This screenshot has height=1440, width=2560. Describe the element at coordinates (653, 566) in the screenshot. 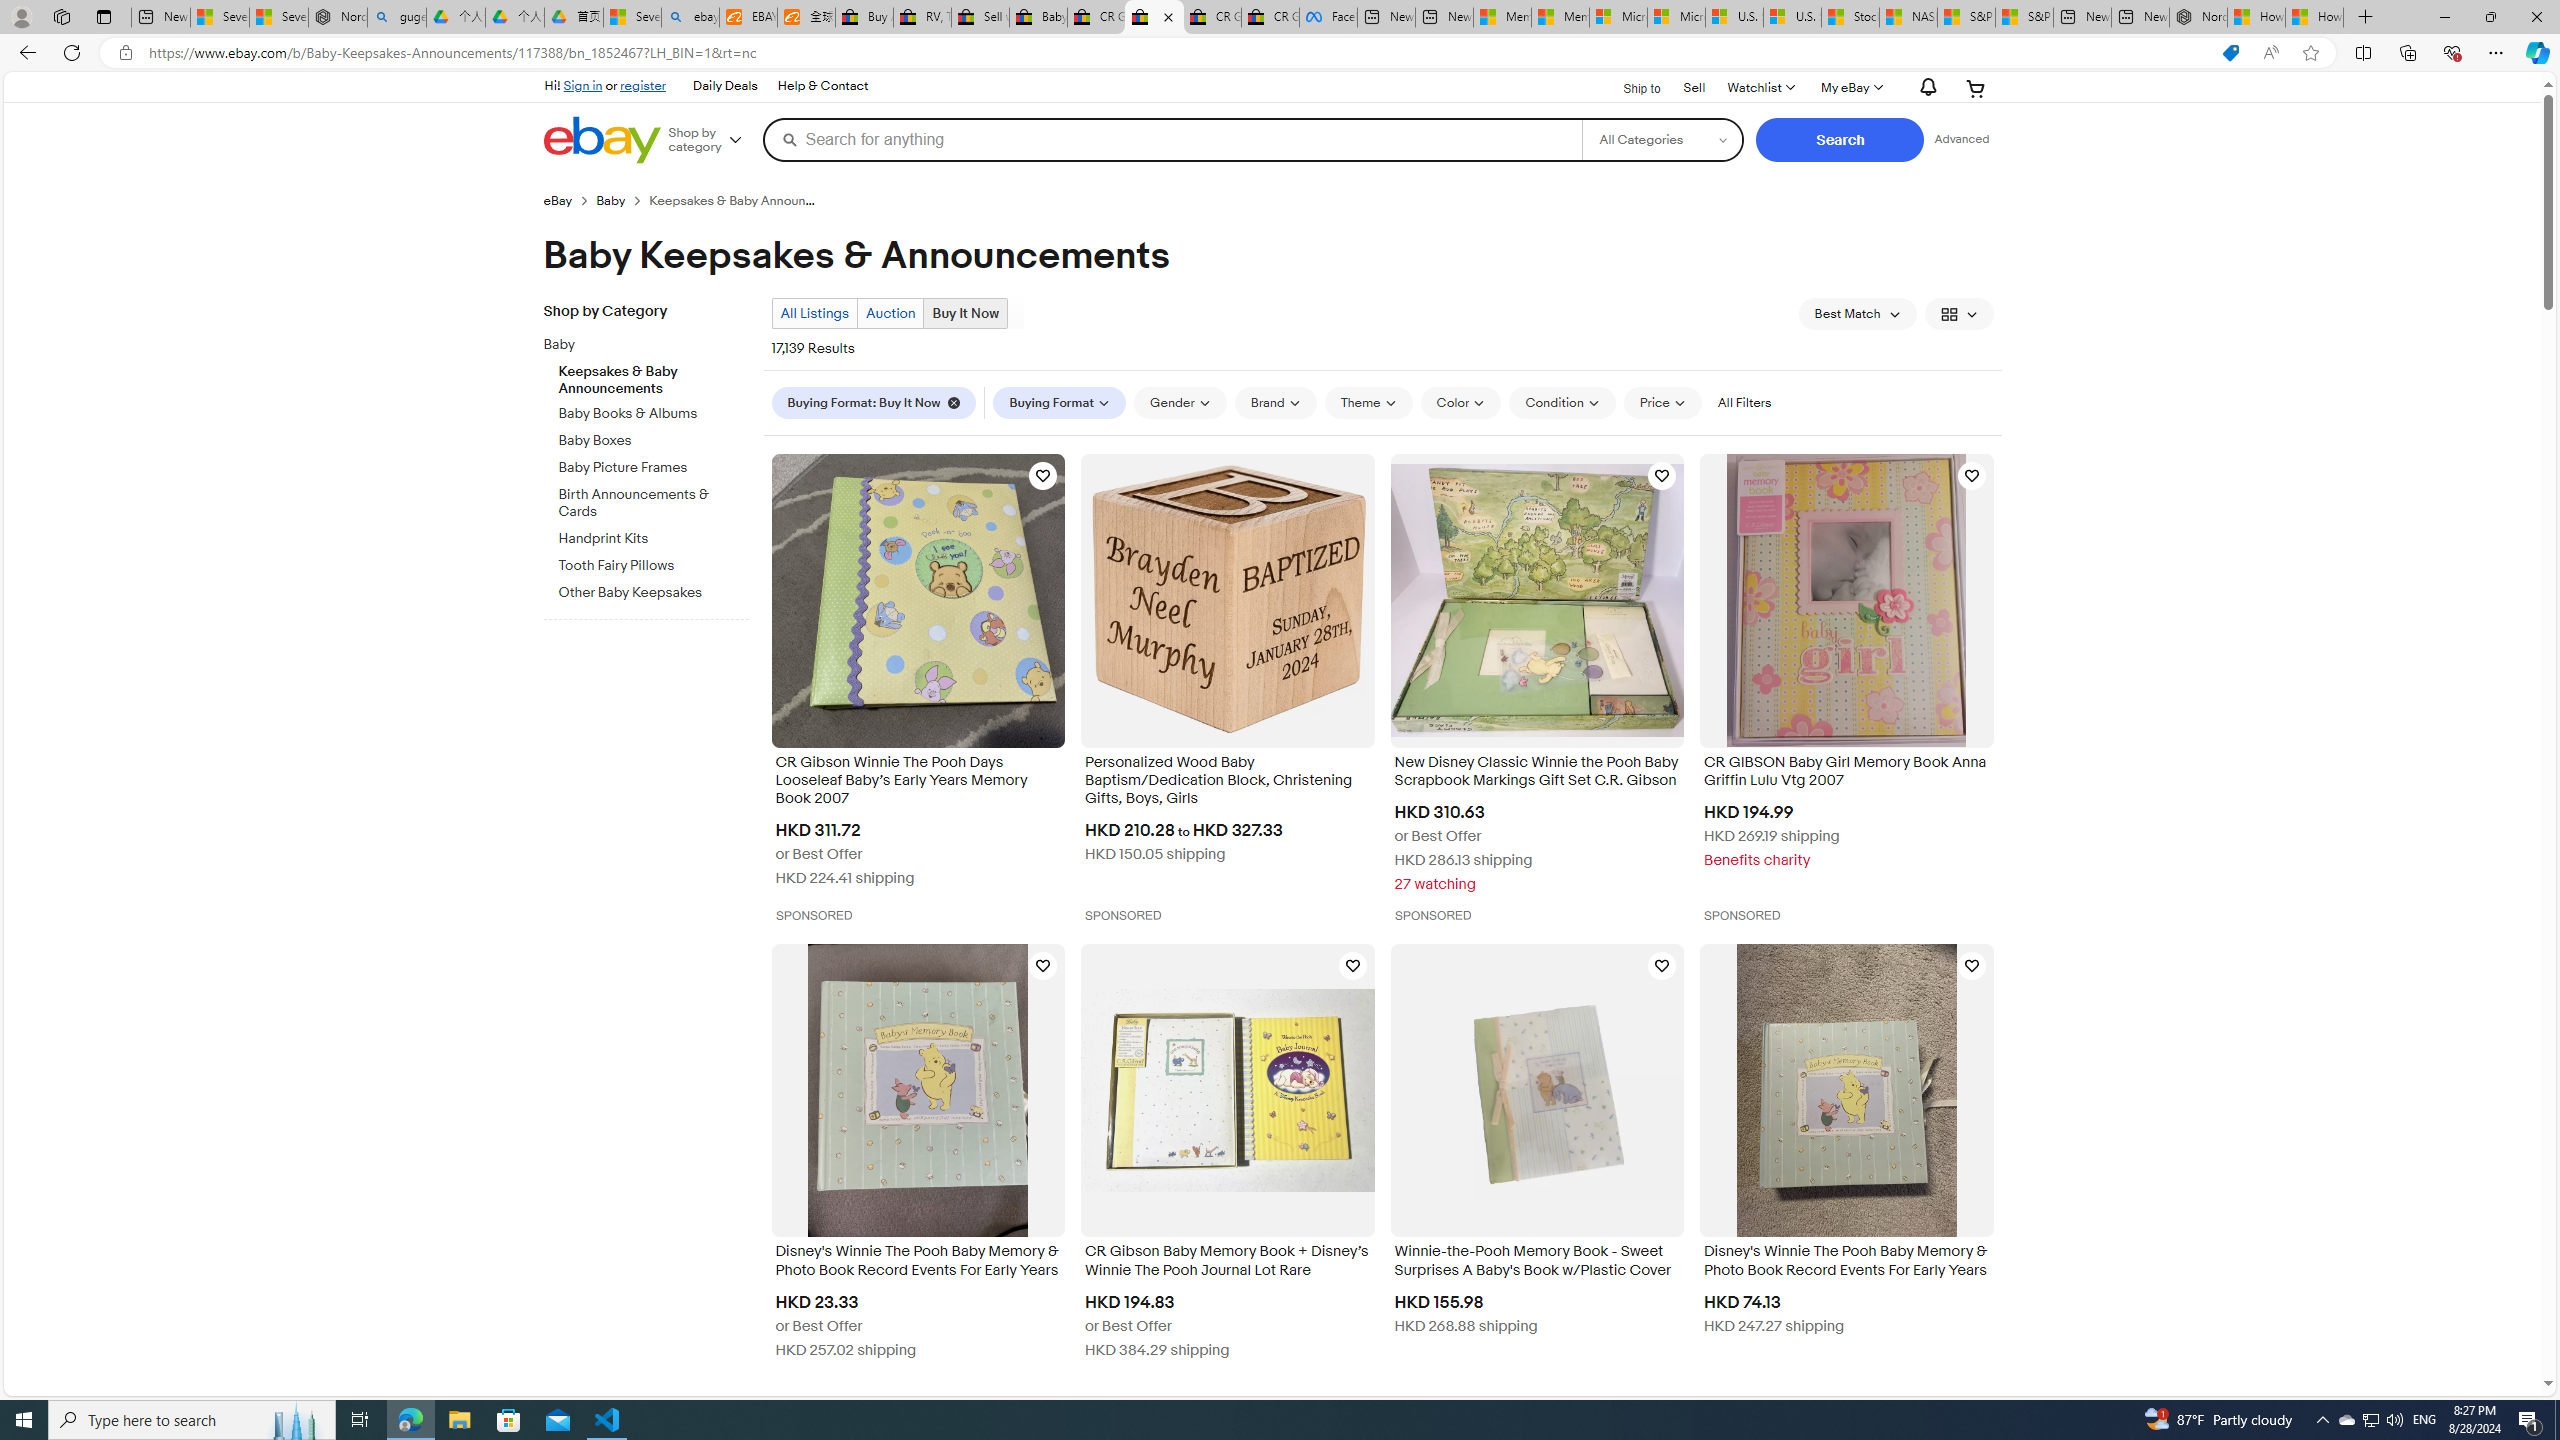

I see `'Tooth Fairy Pillows'` at that location.